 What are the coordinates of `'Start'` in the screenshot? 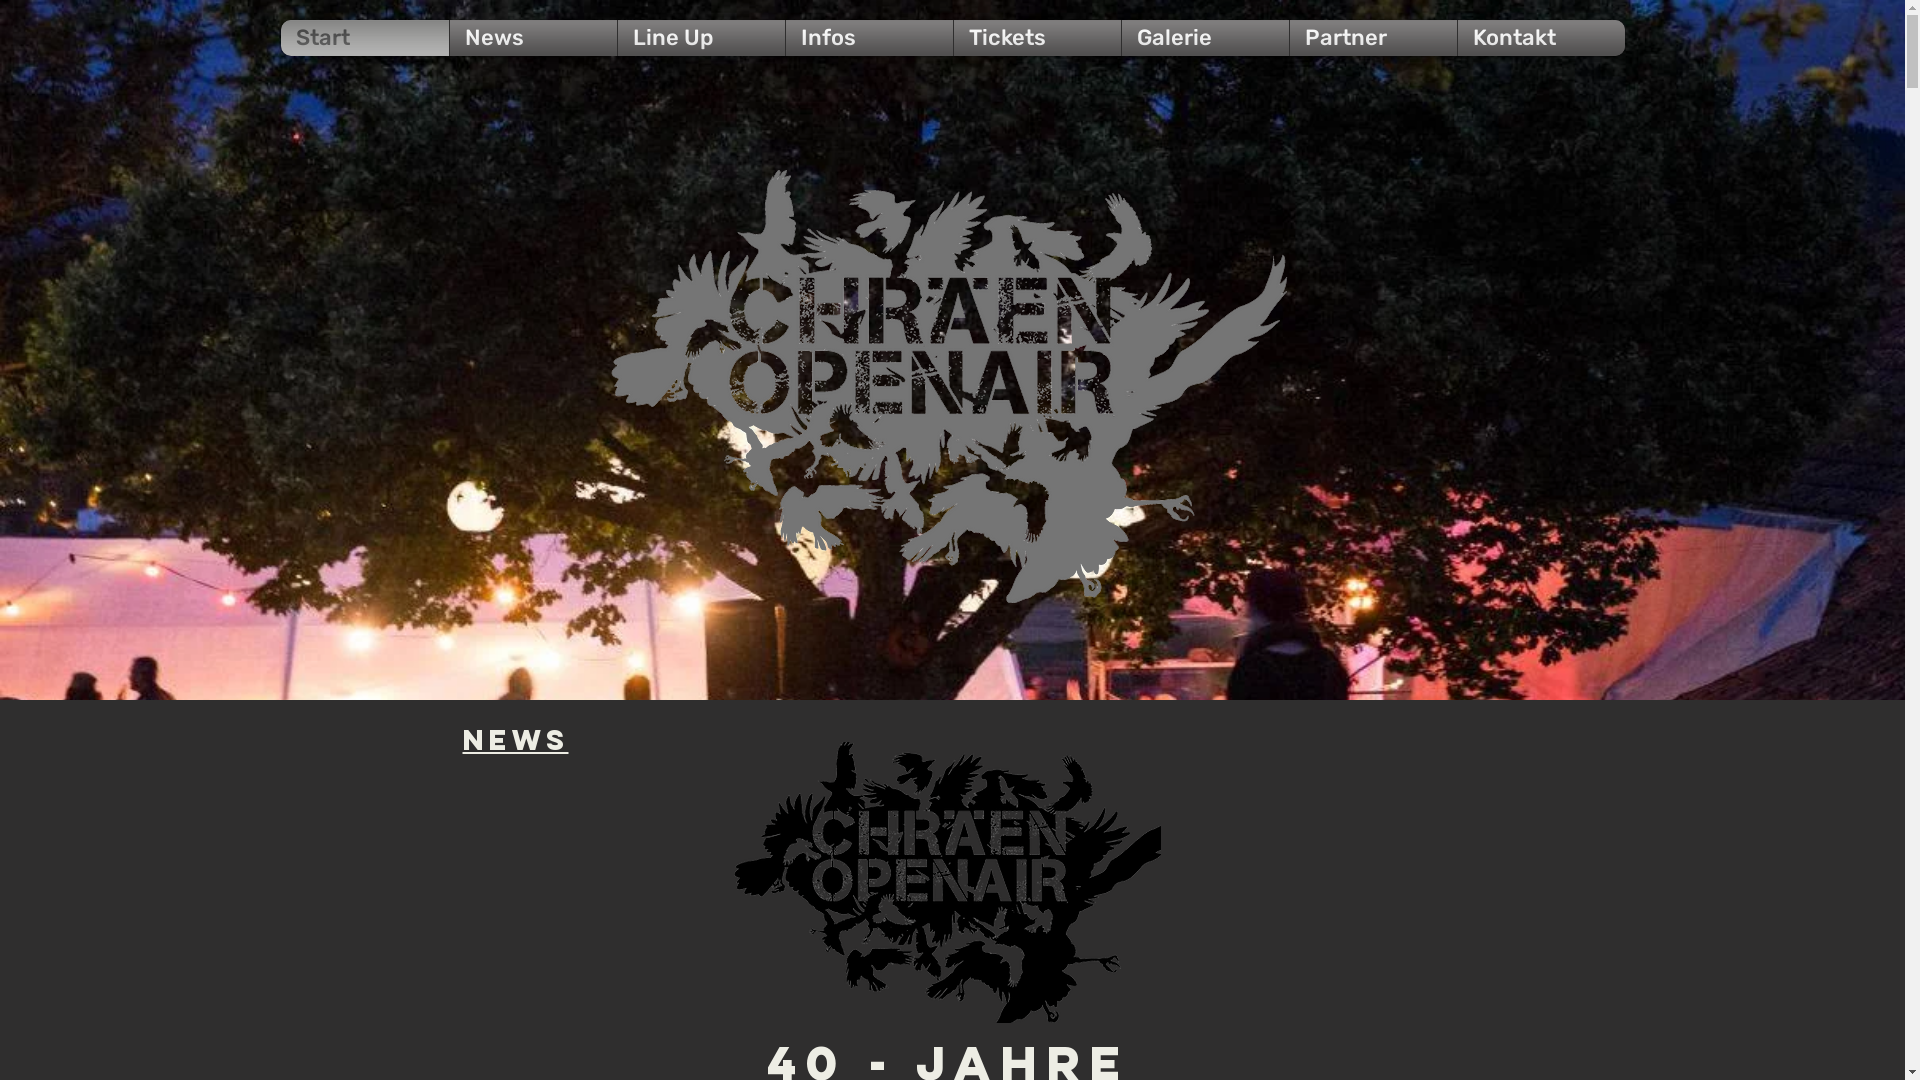 It's located at (364, 38).